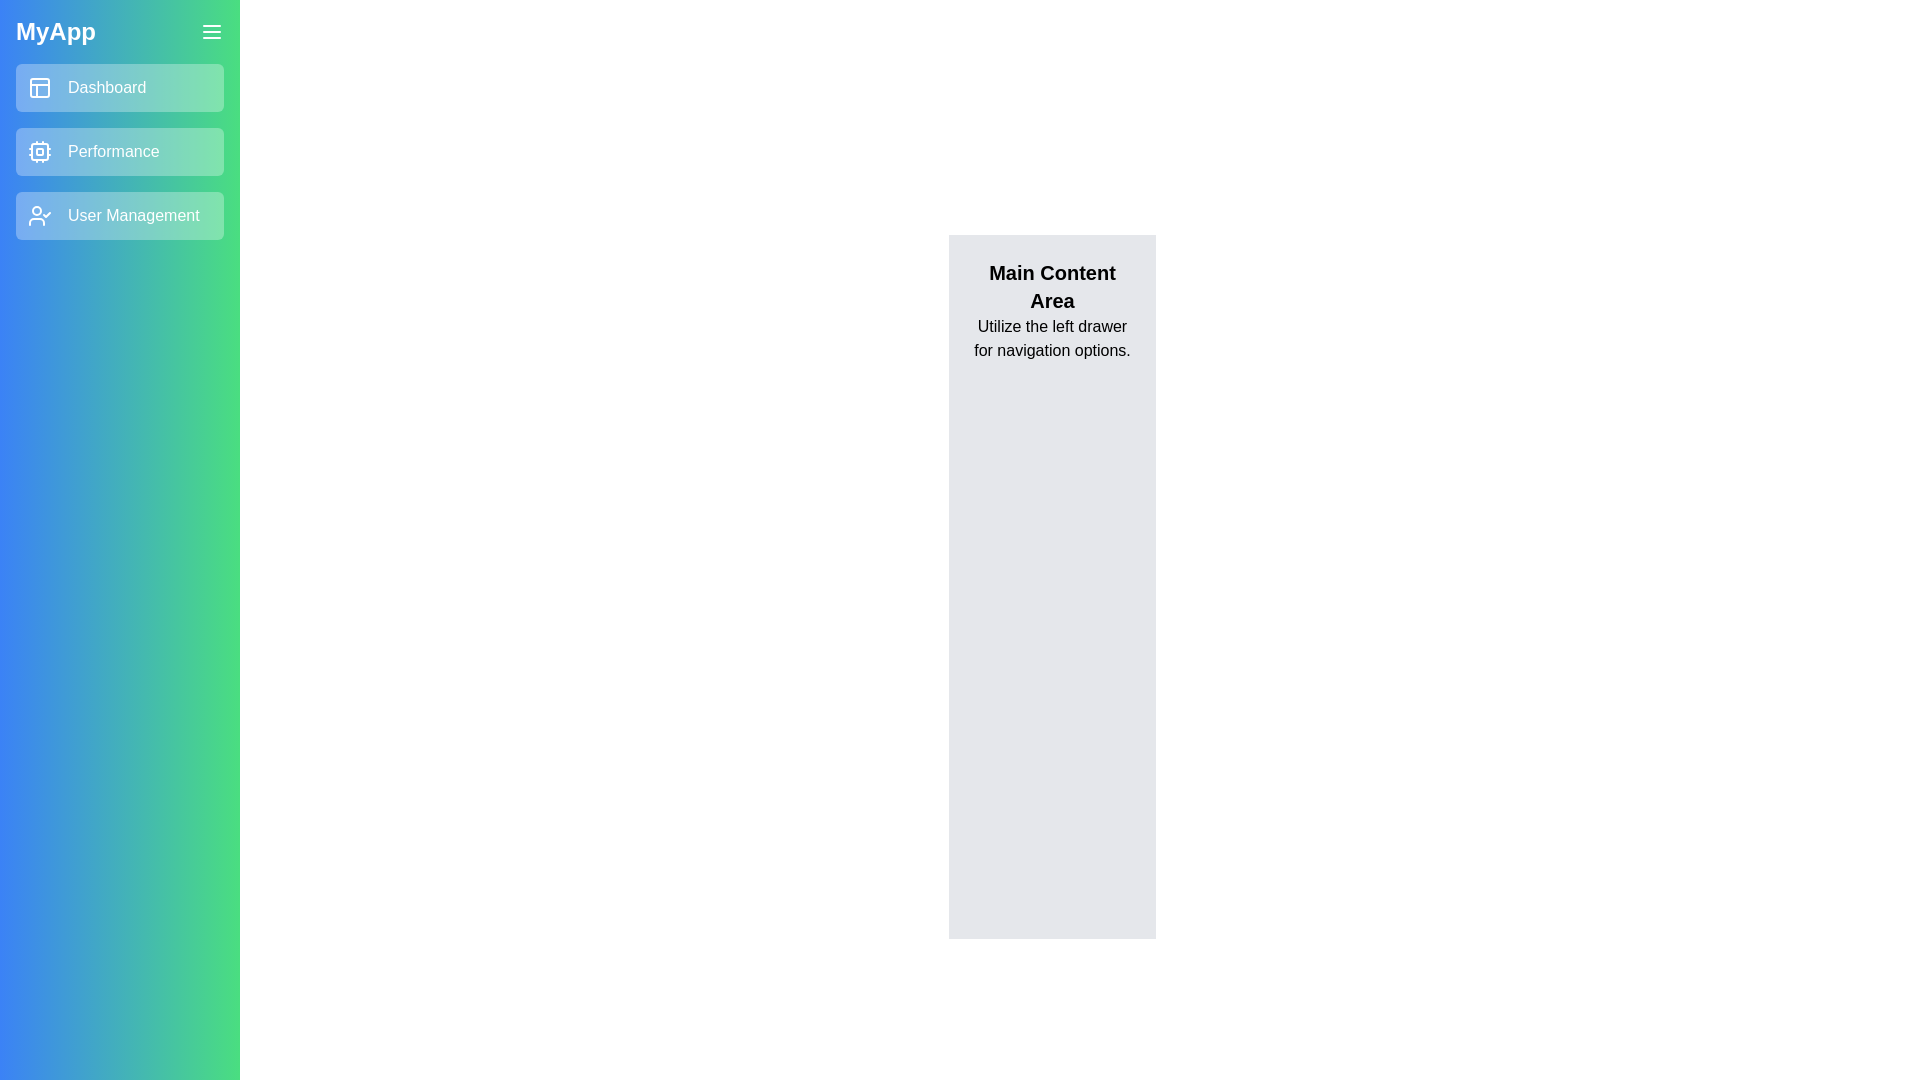 Image resolution: width=1920 pixels, height=1080 pixels. Describe the element at coordinates (211, 31) in the screenshot. I see `menu button to toggle the drawer visibility` at that location.